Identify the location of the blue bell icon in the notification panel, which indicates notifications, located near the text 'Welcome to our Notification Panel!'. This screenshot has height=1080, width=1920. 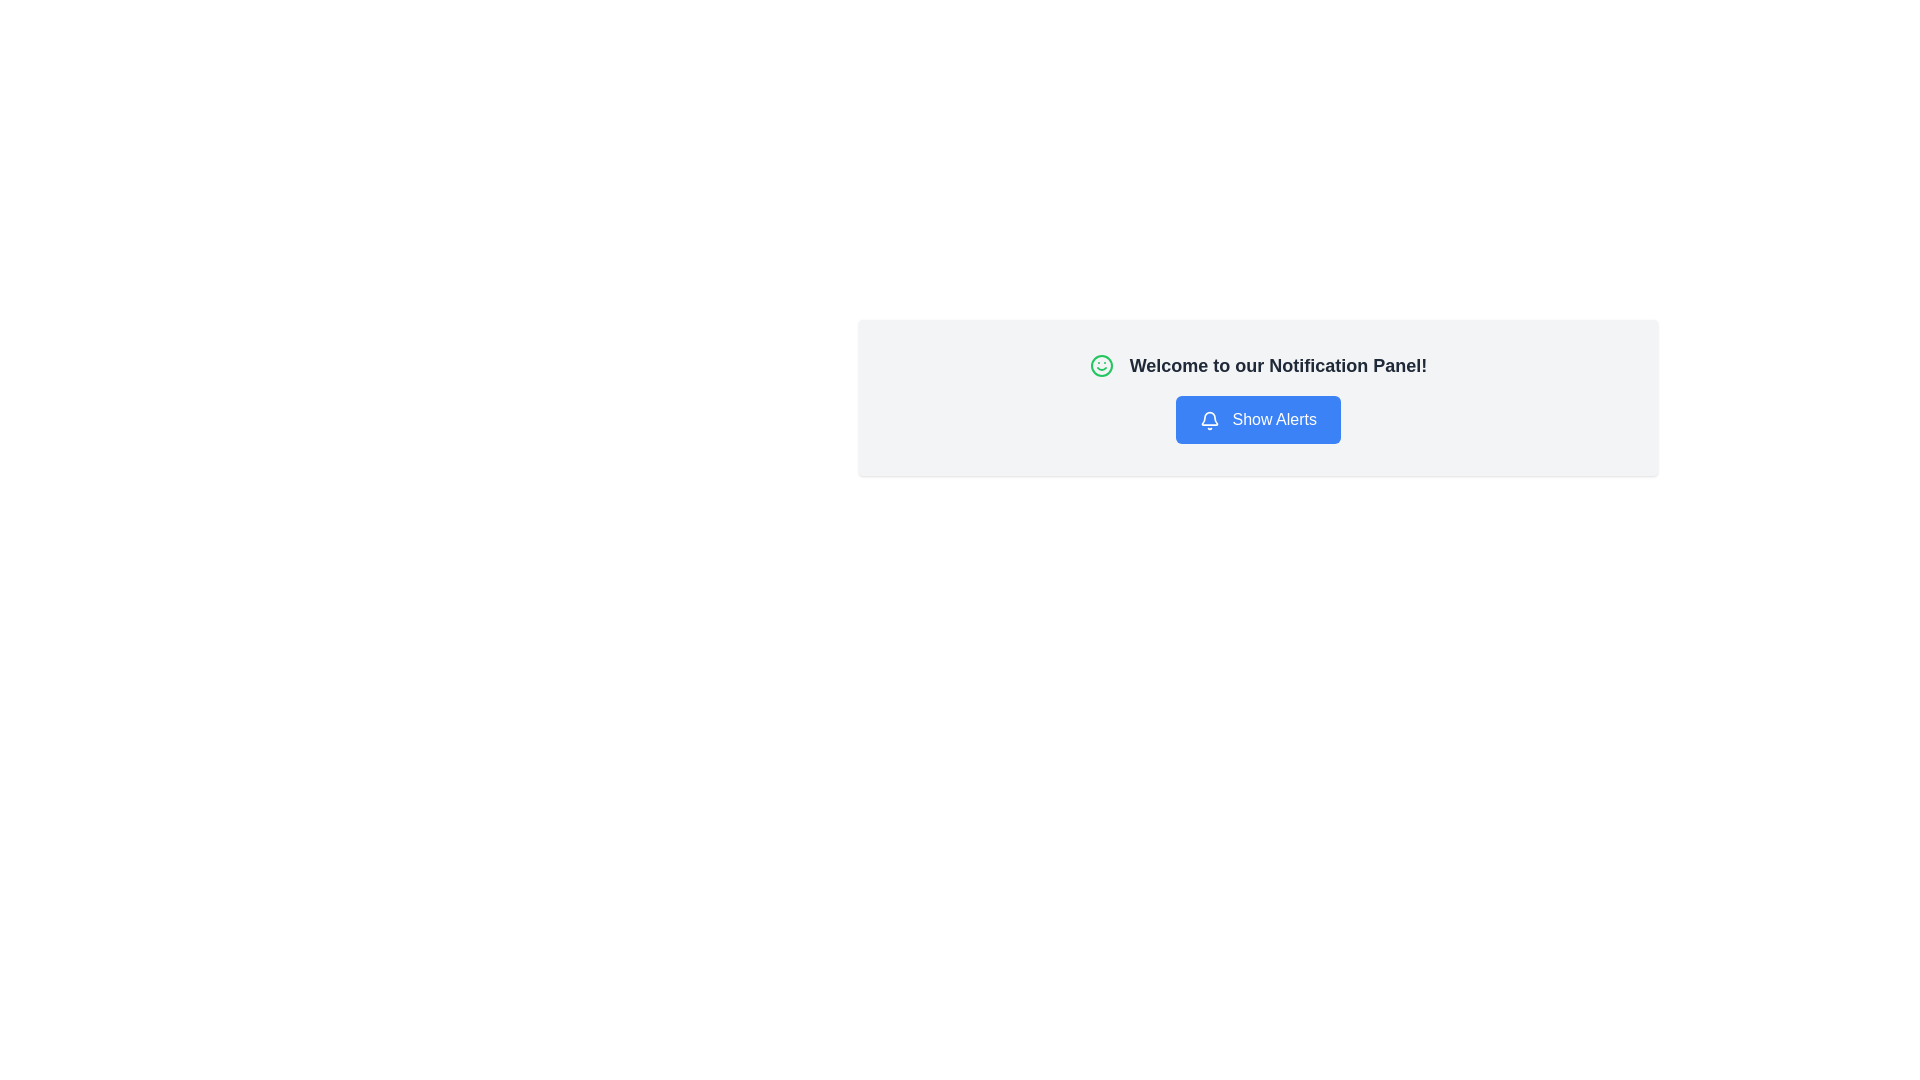
(1208, 417).